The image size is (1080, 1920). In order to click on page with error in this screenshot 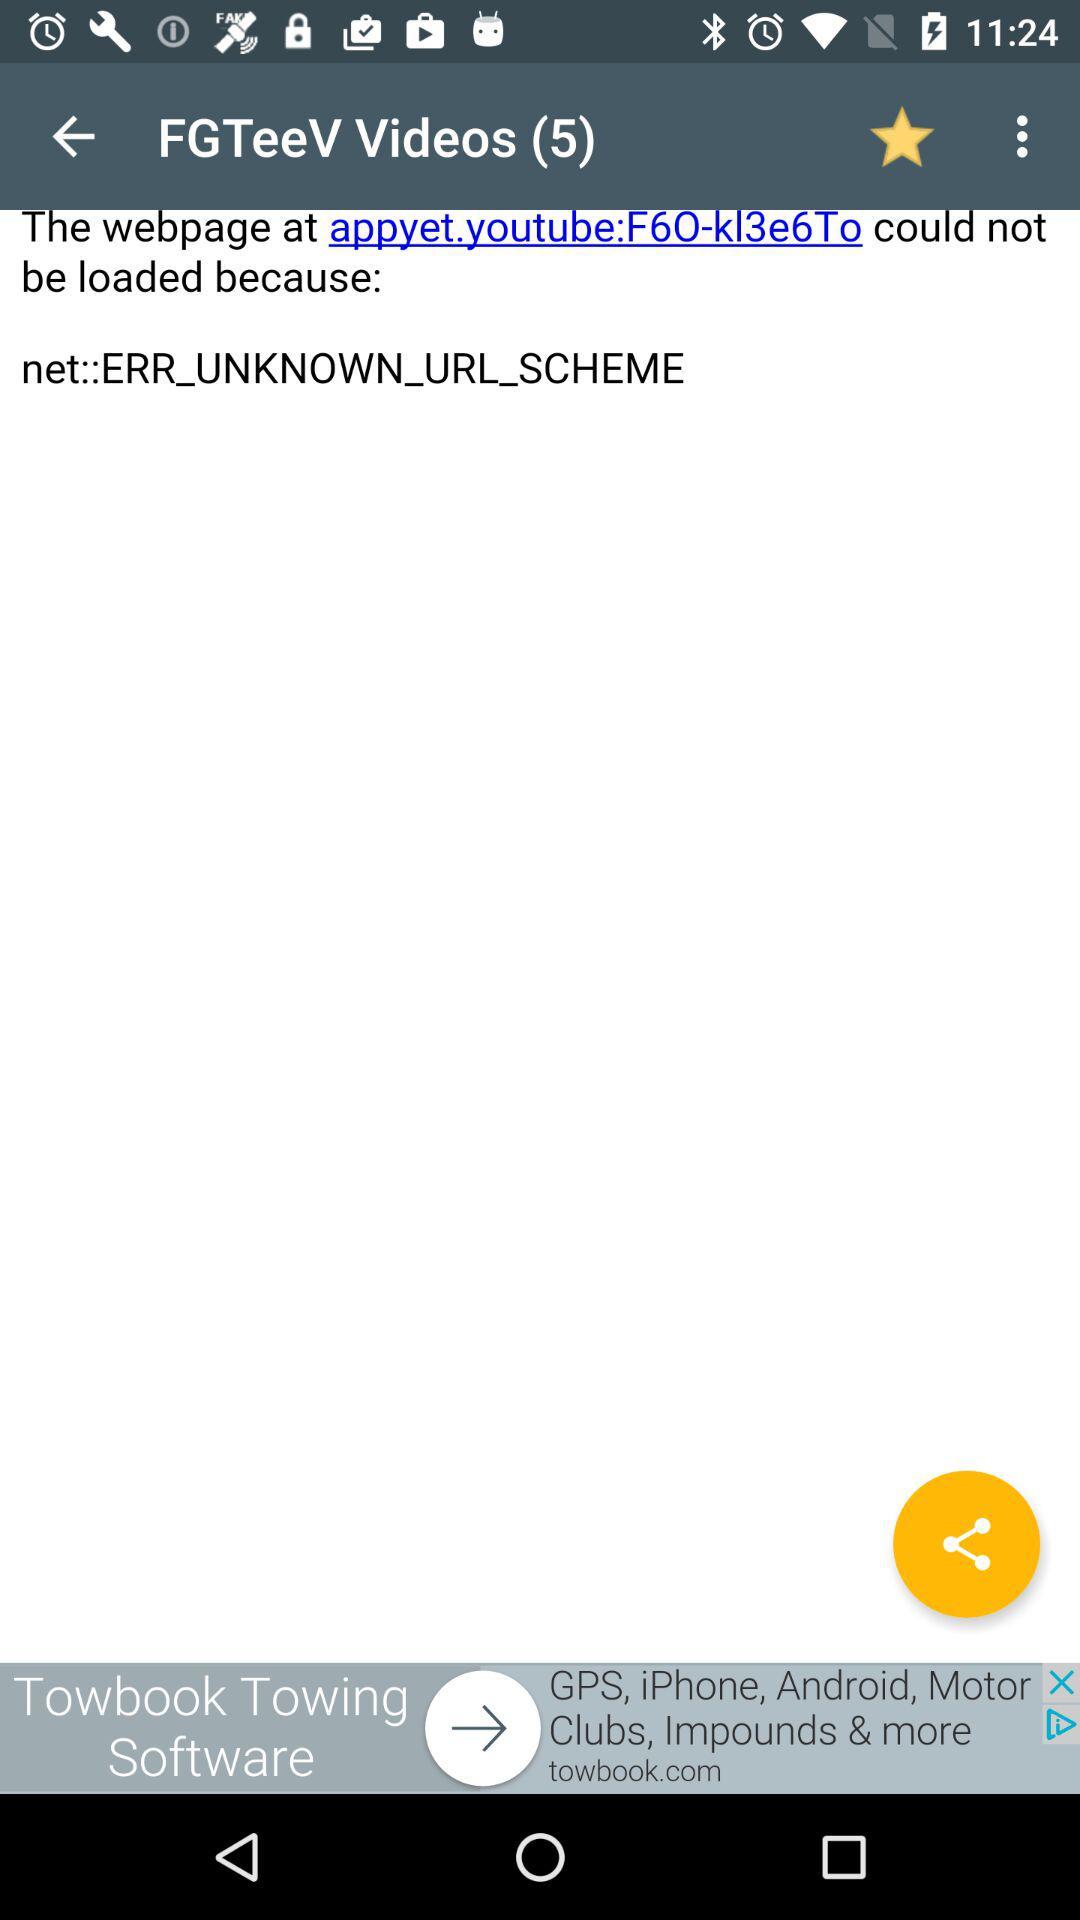, I will do `click(540, 862)`.